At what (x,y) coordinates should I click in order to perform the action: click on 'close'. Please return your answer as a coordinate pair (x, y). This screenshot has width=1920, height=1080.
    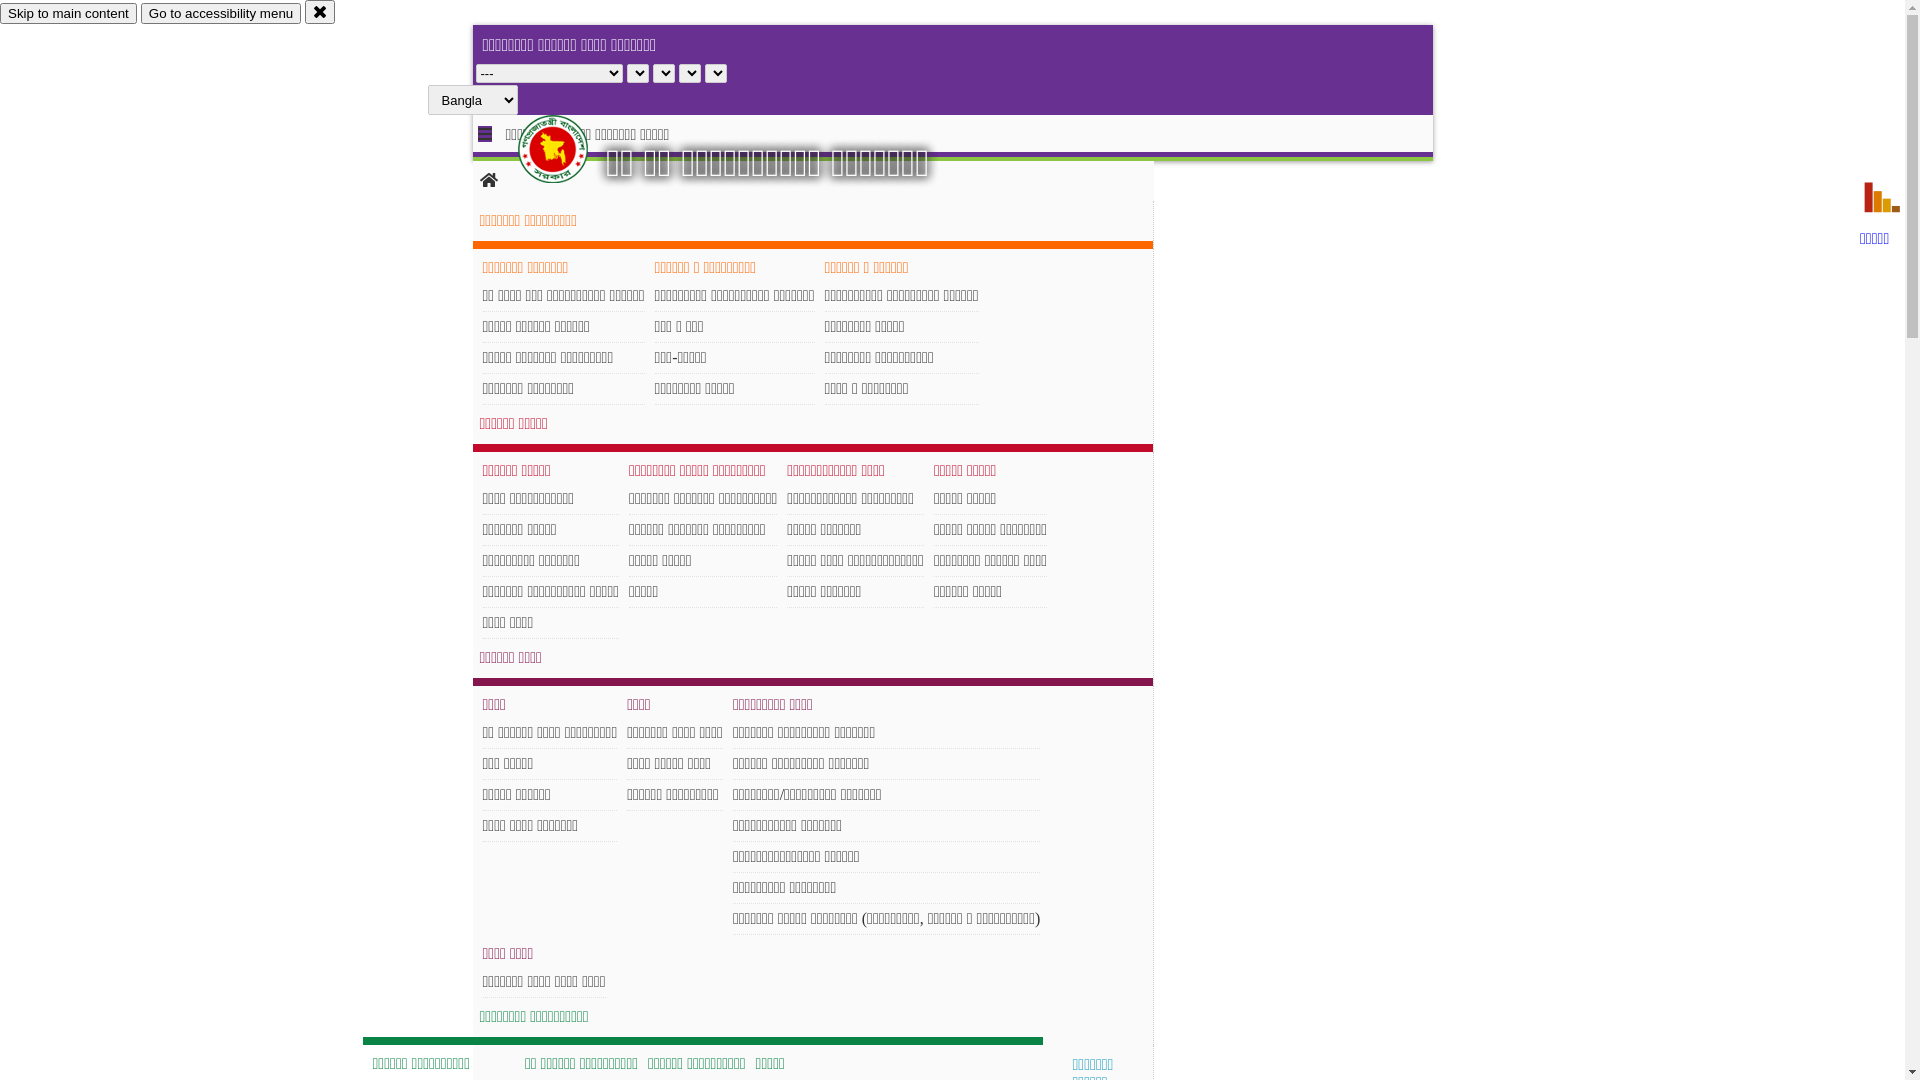
    Looking at the image, I should click on (304, 11).